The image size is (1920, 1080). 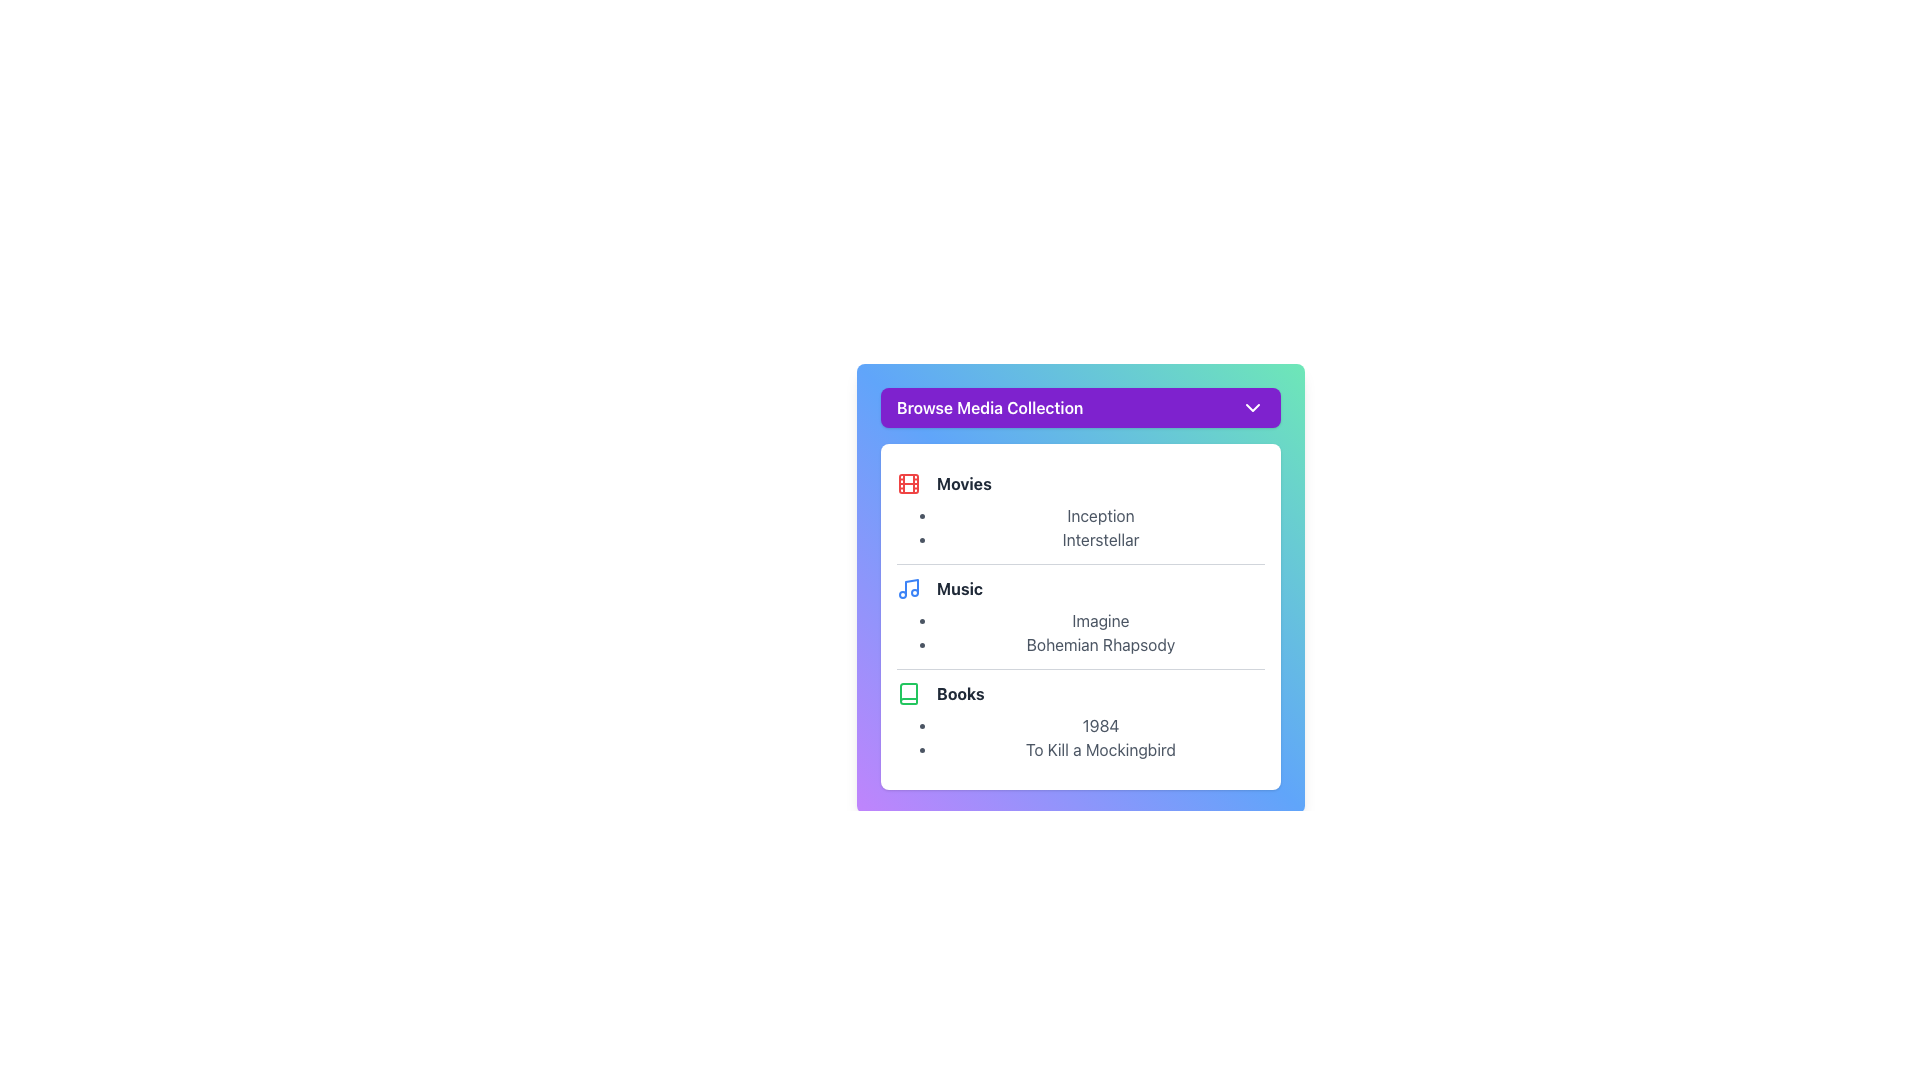 What do you see at coordinates (1099, 737) in the screenshot?
I see `the text list item containing '1984' and 'To Kill a Mockingbird' in the 'Books' section of the interface` at bounding box center [1099, 737].